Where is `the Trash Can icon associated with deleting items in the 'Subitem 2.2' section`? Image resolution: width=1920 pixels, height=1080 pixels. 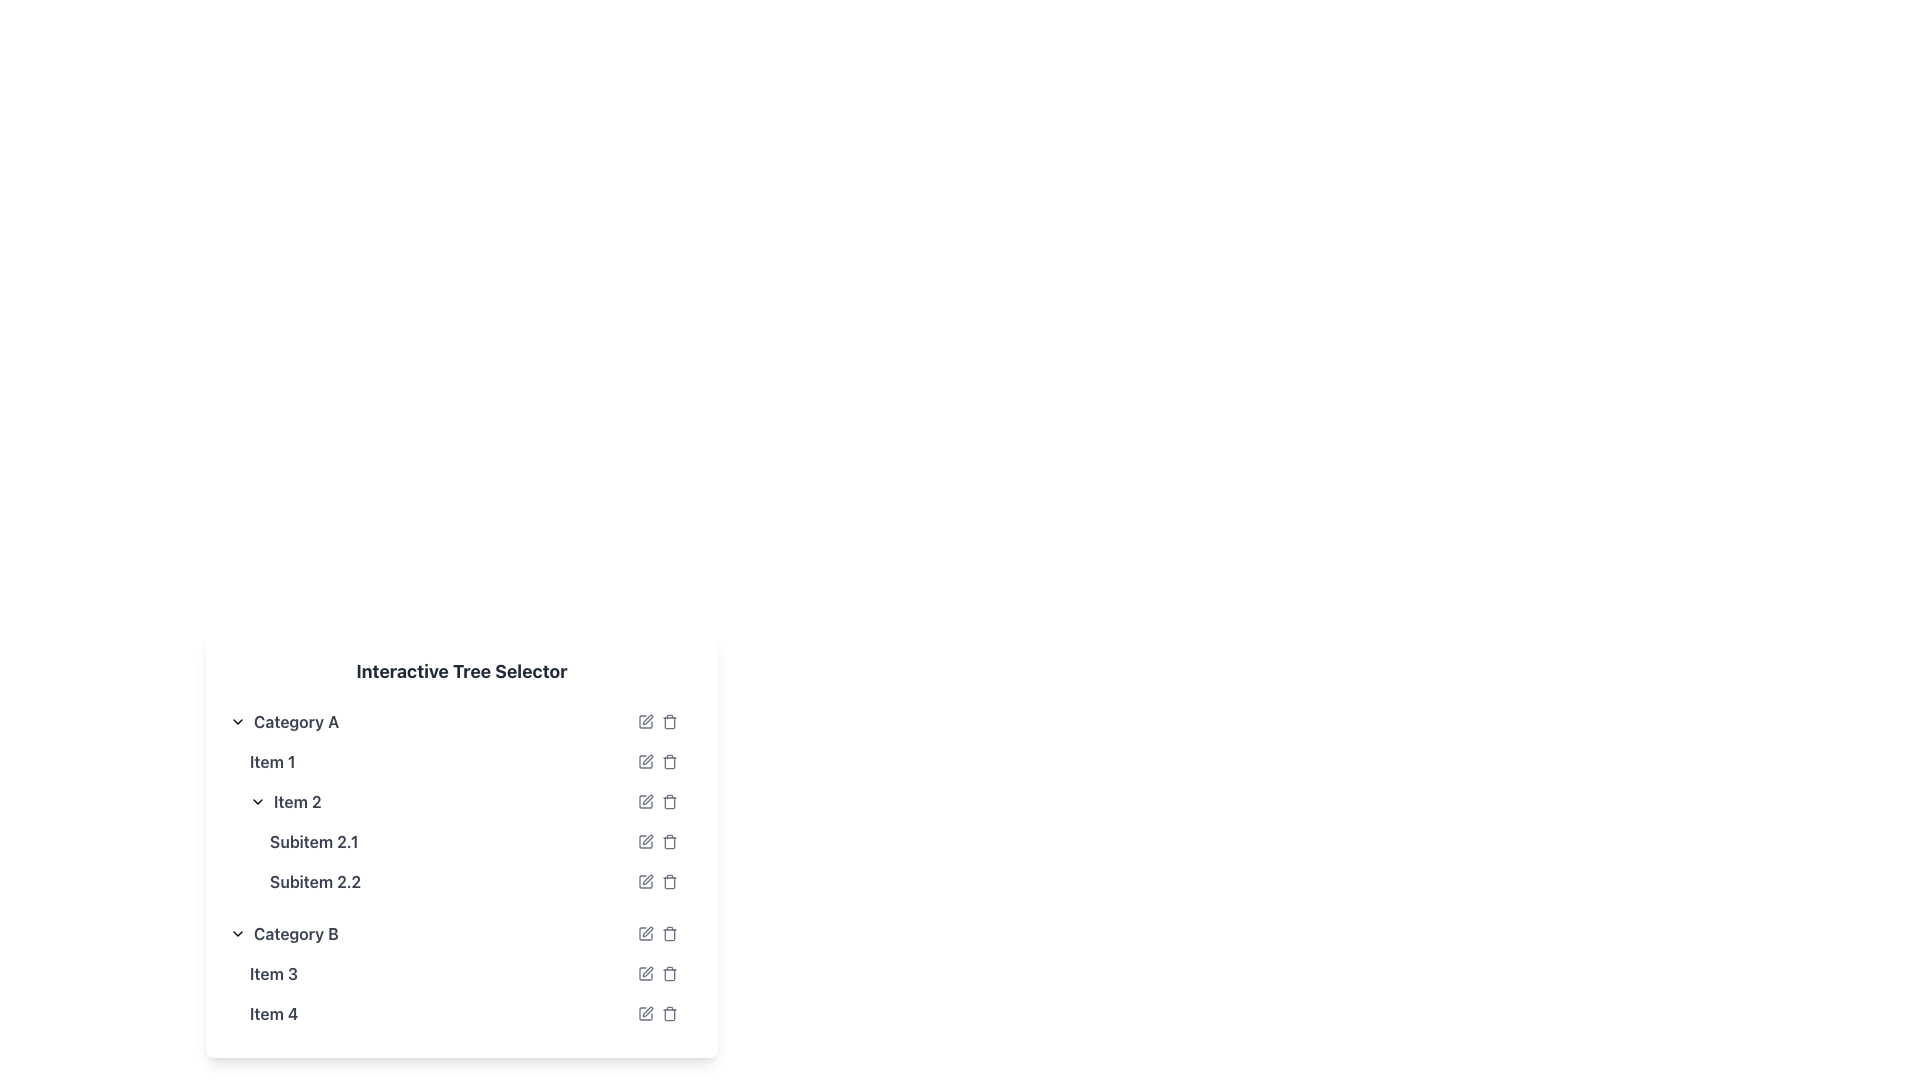 the Trash Can icon associated with deleting items in the 'Subitem 2.2' section is located at coordinates (670, 882).